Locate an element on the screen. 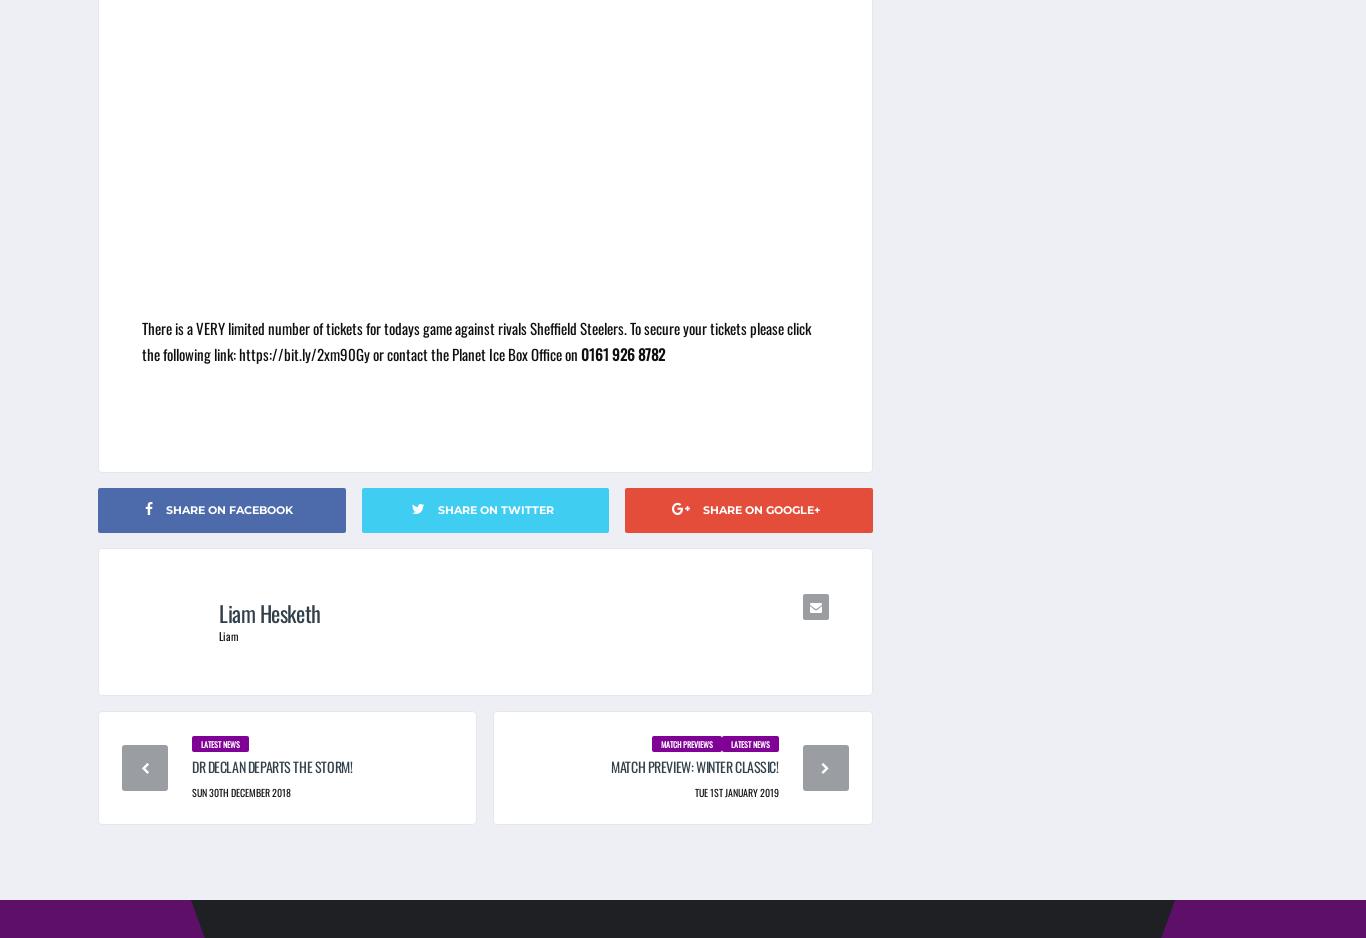 This screenshot has height=938, width=1366. 'Sun 30th December 2018' is located at coordinates (241, 791).